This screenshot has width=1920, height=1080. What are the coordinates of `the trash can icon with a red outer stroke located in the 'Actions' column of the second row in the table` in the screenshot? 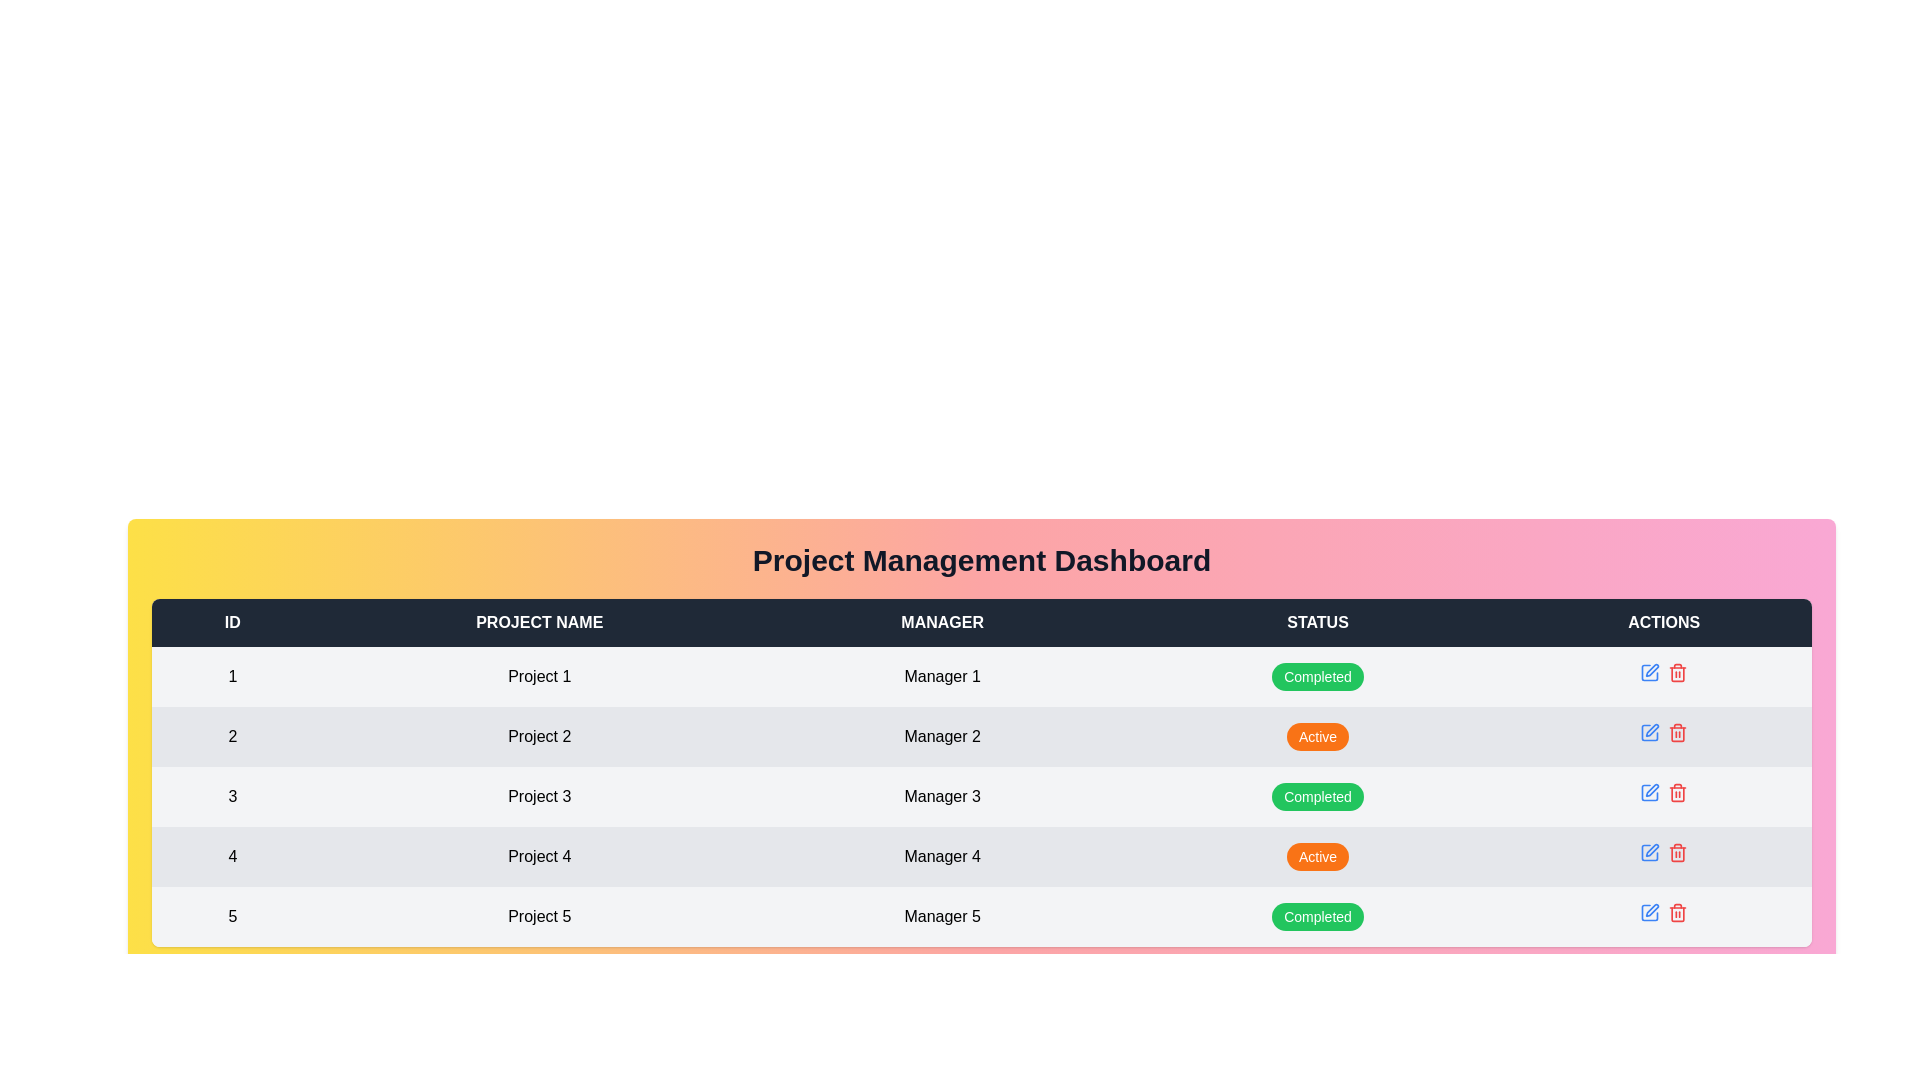 It's located at (1678, 672).